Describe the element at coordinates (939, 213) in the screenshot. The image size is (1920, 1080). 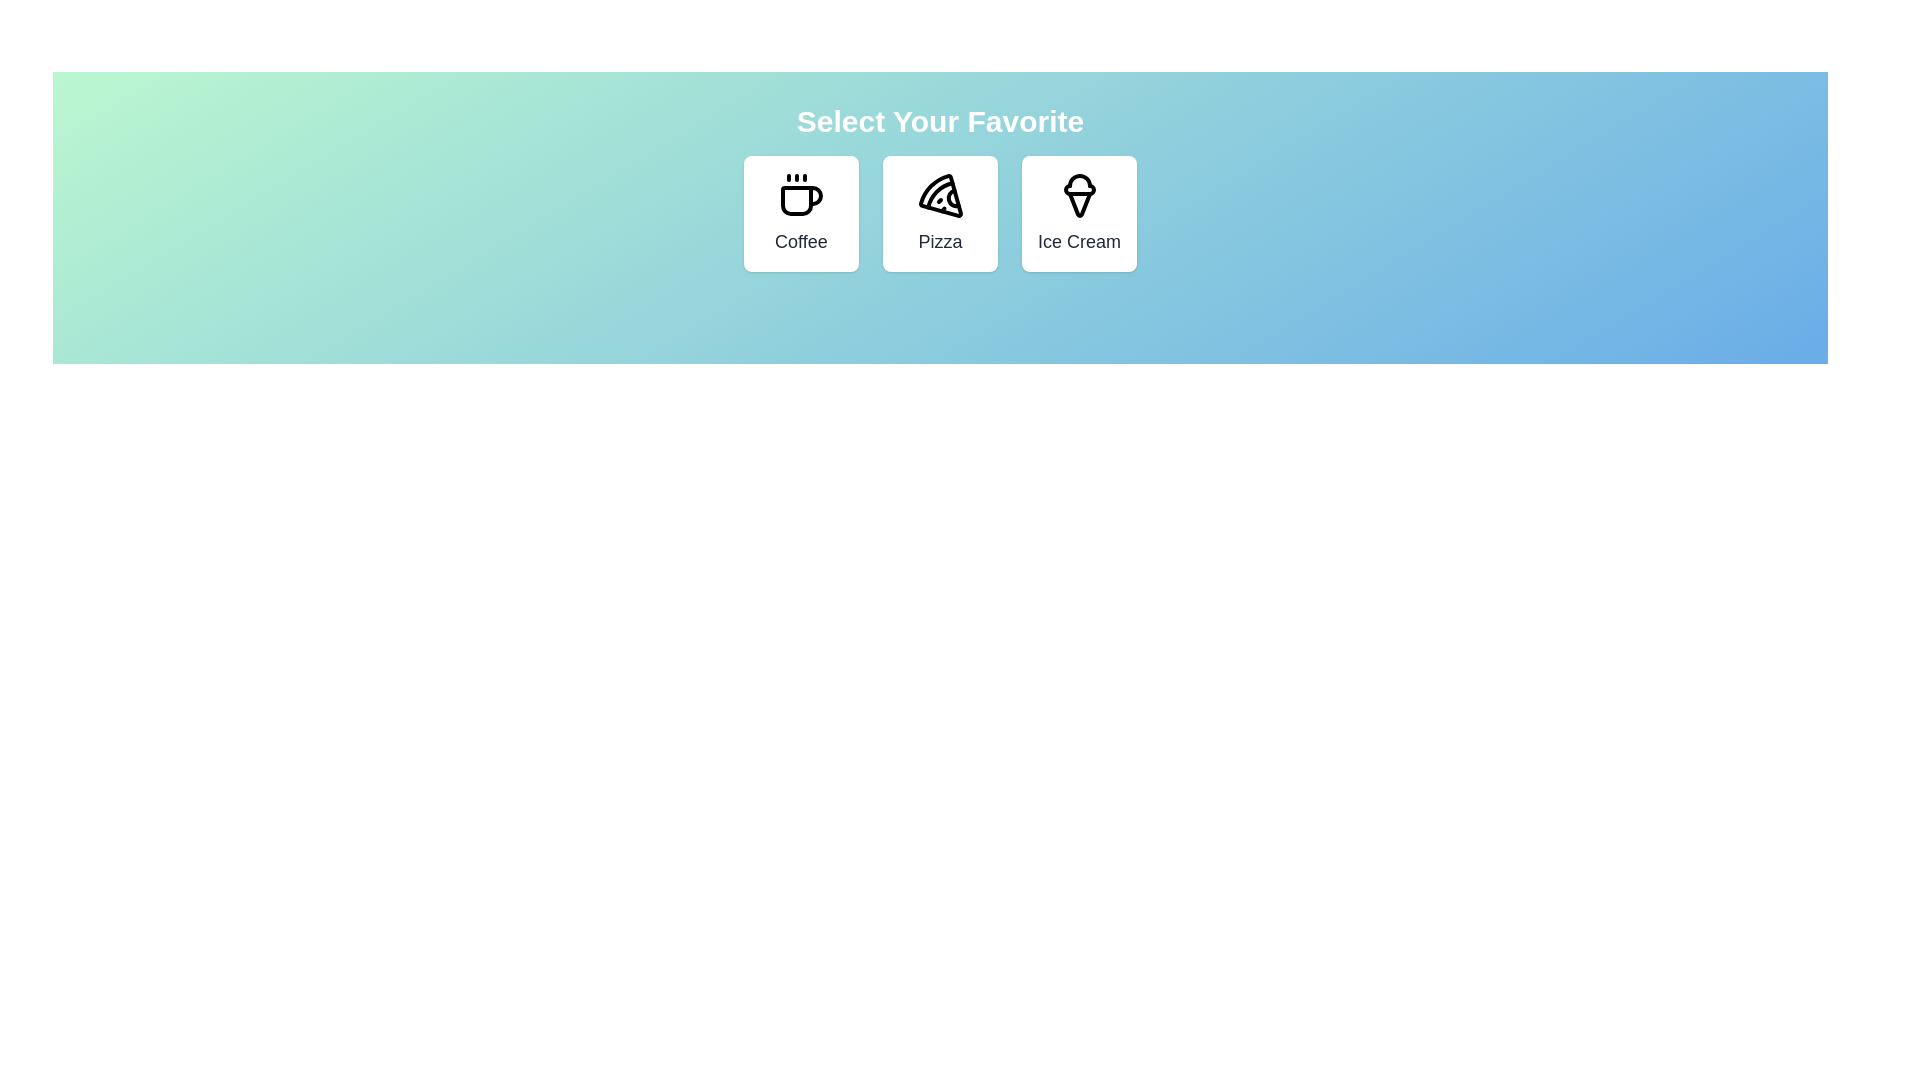
I see `the second selectable card in the grid labeled 'Pizza'` at that location.